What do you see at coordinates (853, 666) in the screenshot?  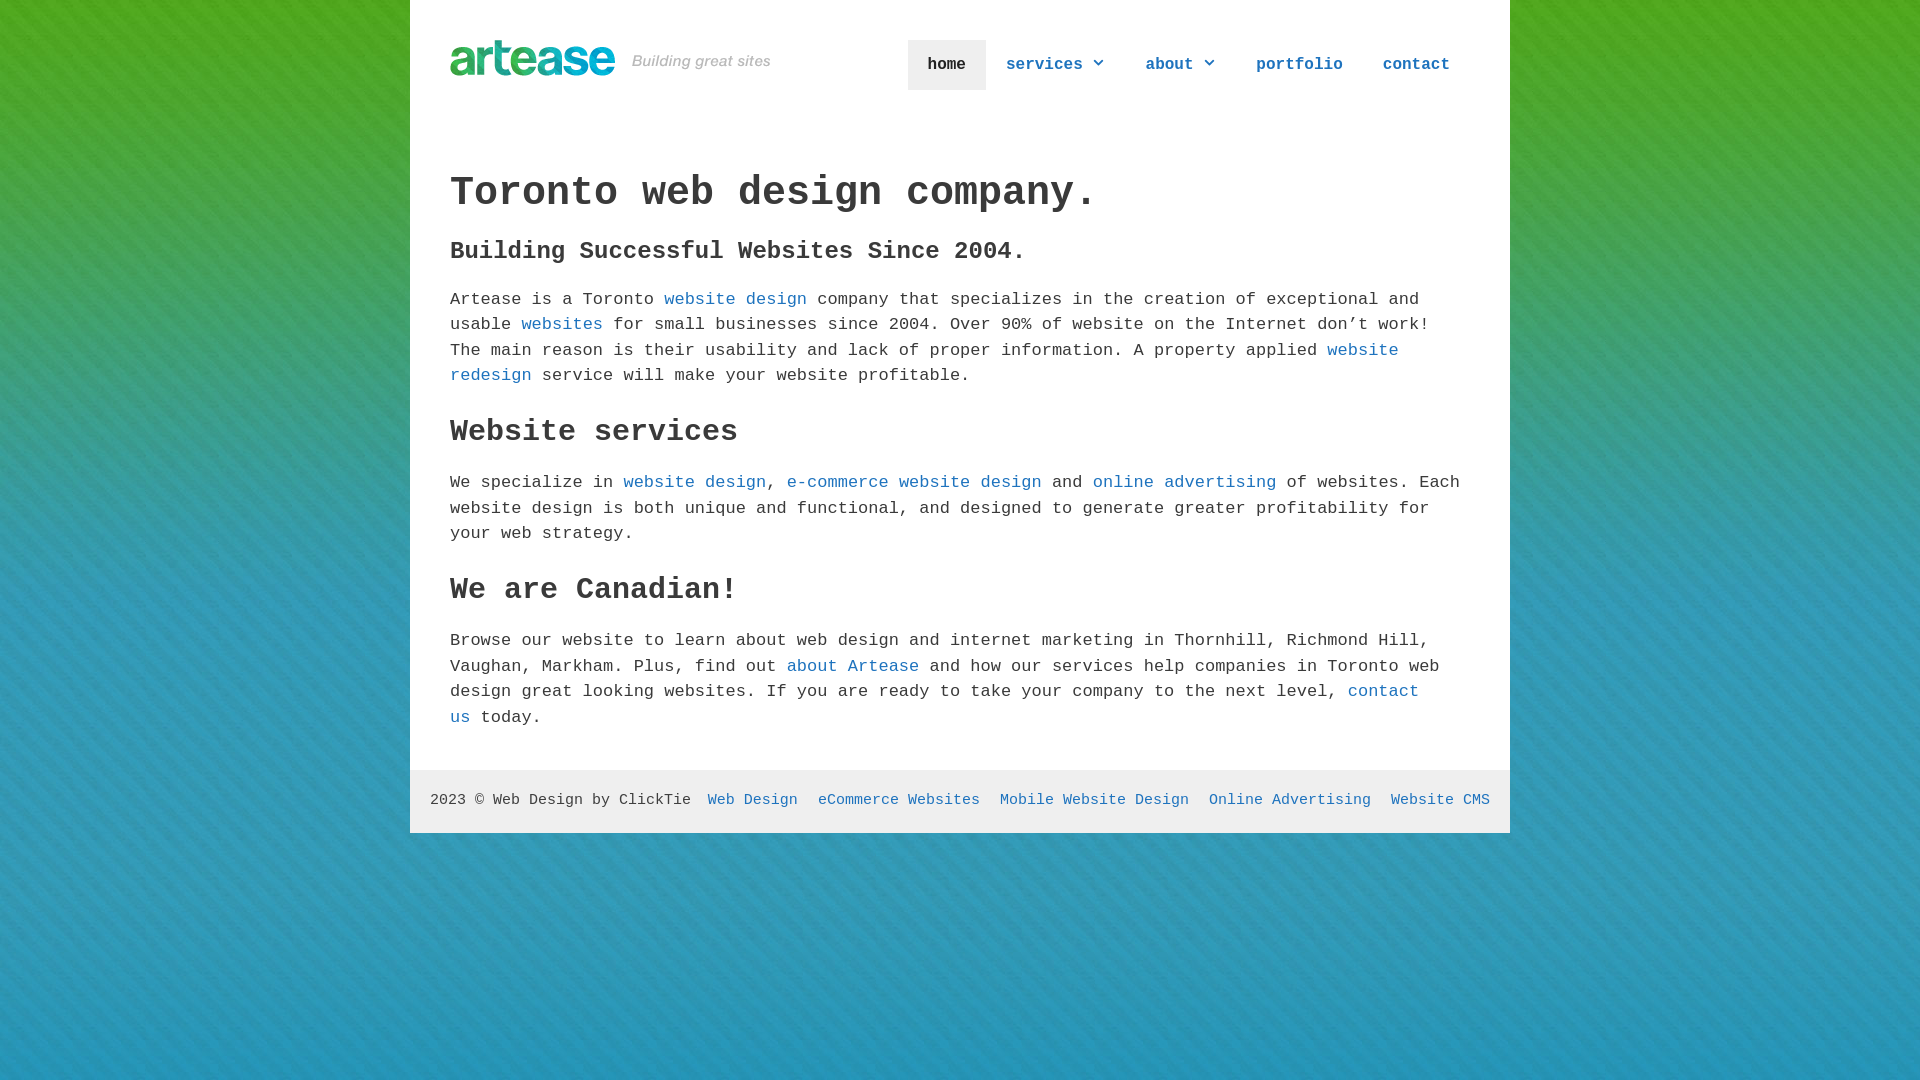 I see `'about Artease'` at bounding box center [853, 666].